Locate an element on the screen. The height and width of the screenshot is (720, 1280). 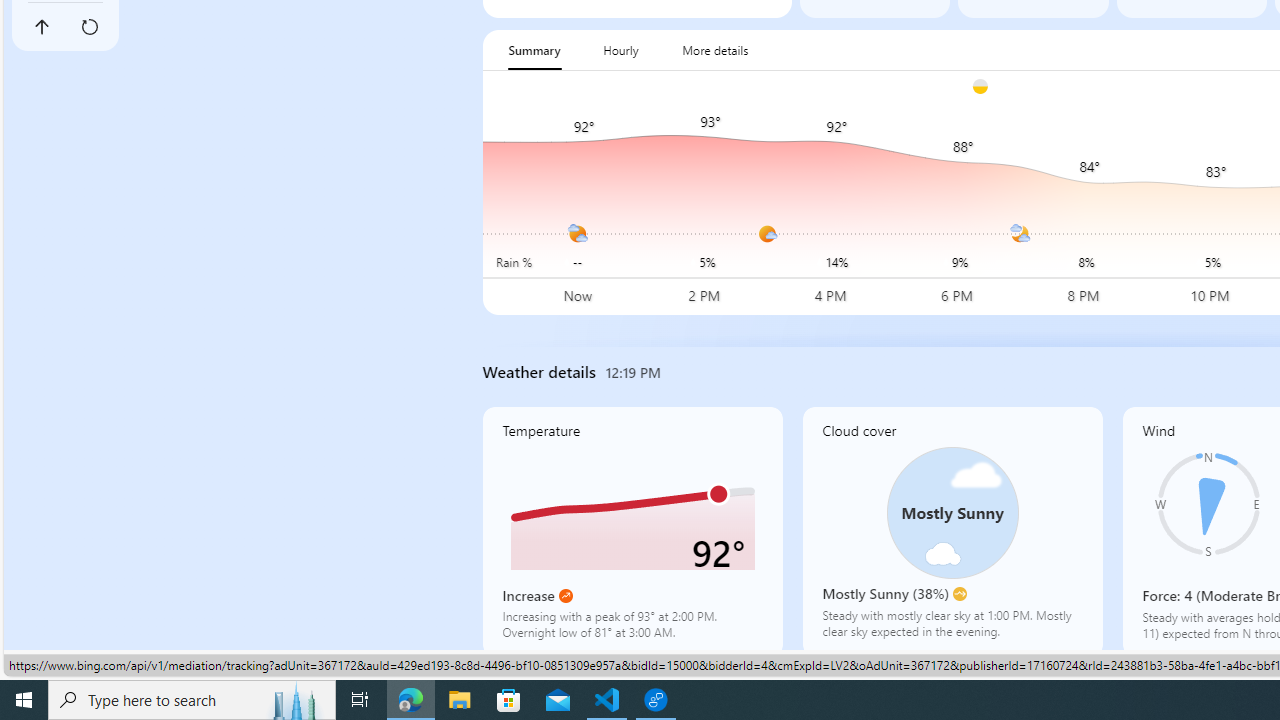
'Increase' is located at coordinates (564, 595).